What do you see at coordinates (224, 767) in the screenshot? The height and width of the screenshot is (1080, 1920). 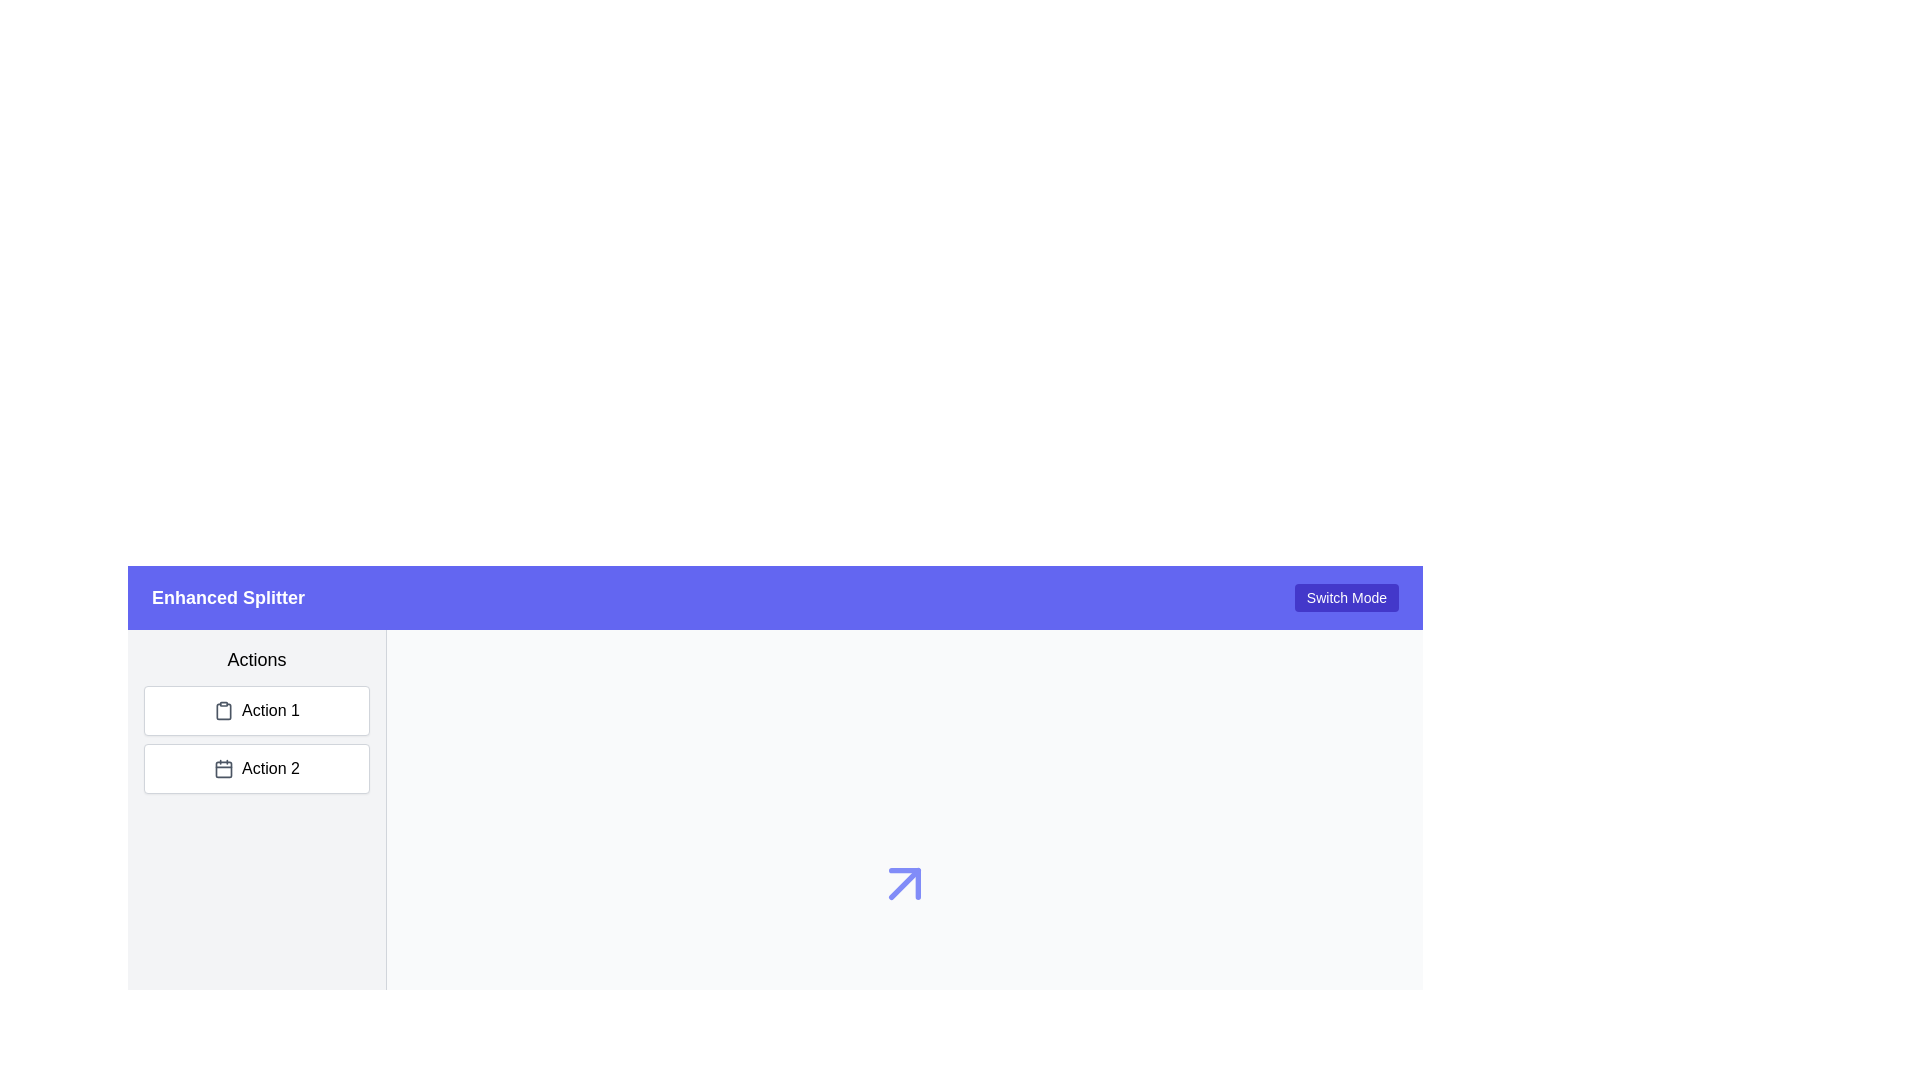 I see `the calendar icon styled with a light stroke and labeled 'Action 2' in the left pane under the 'Actions' header` at bounding box center [224, 767].